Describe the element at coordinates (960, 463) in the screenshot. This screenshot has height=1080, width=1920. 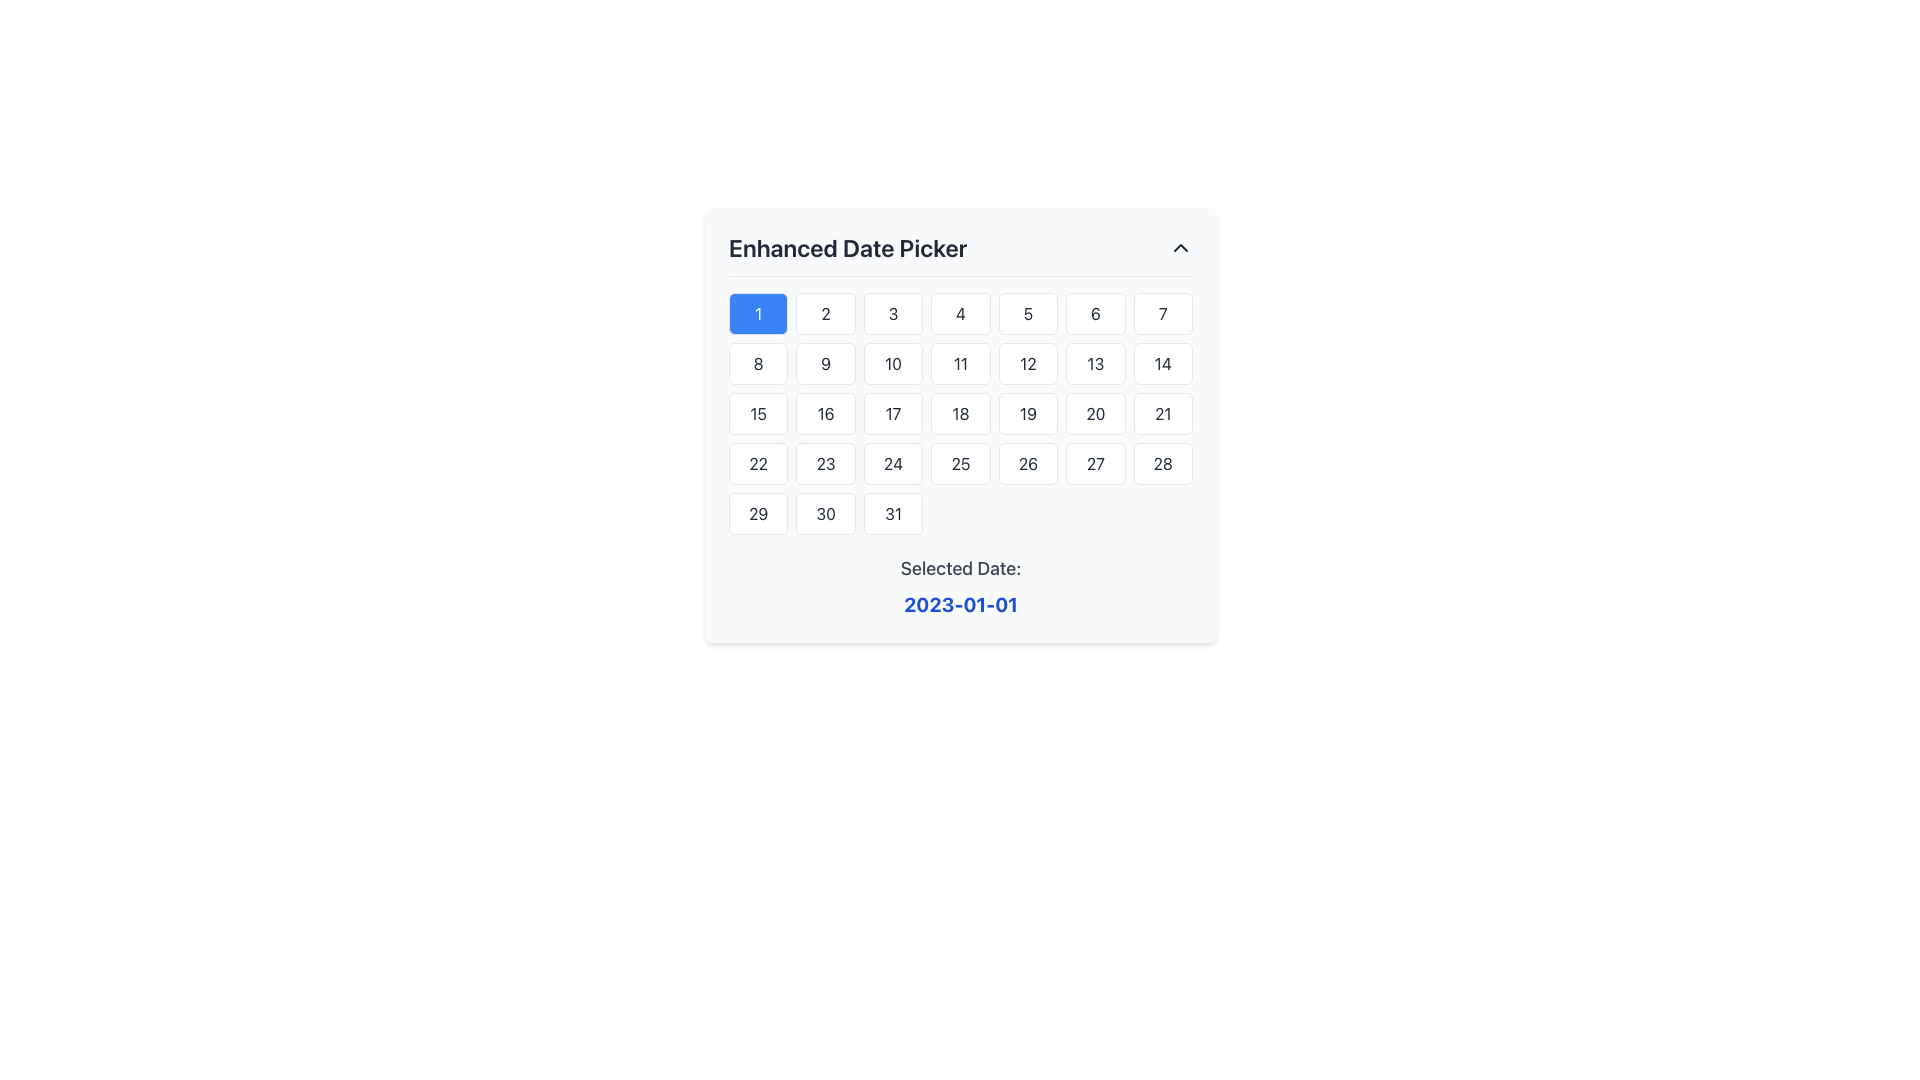
I see `the button displaying the number '25'` at that location.